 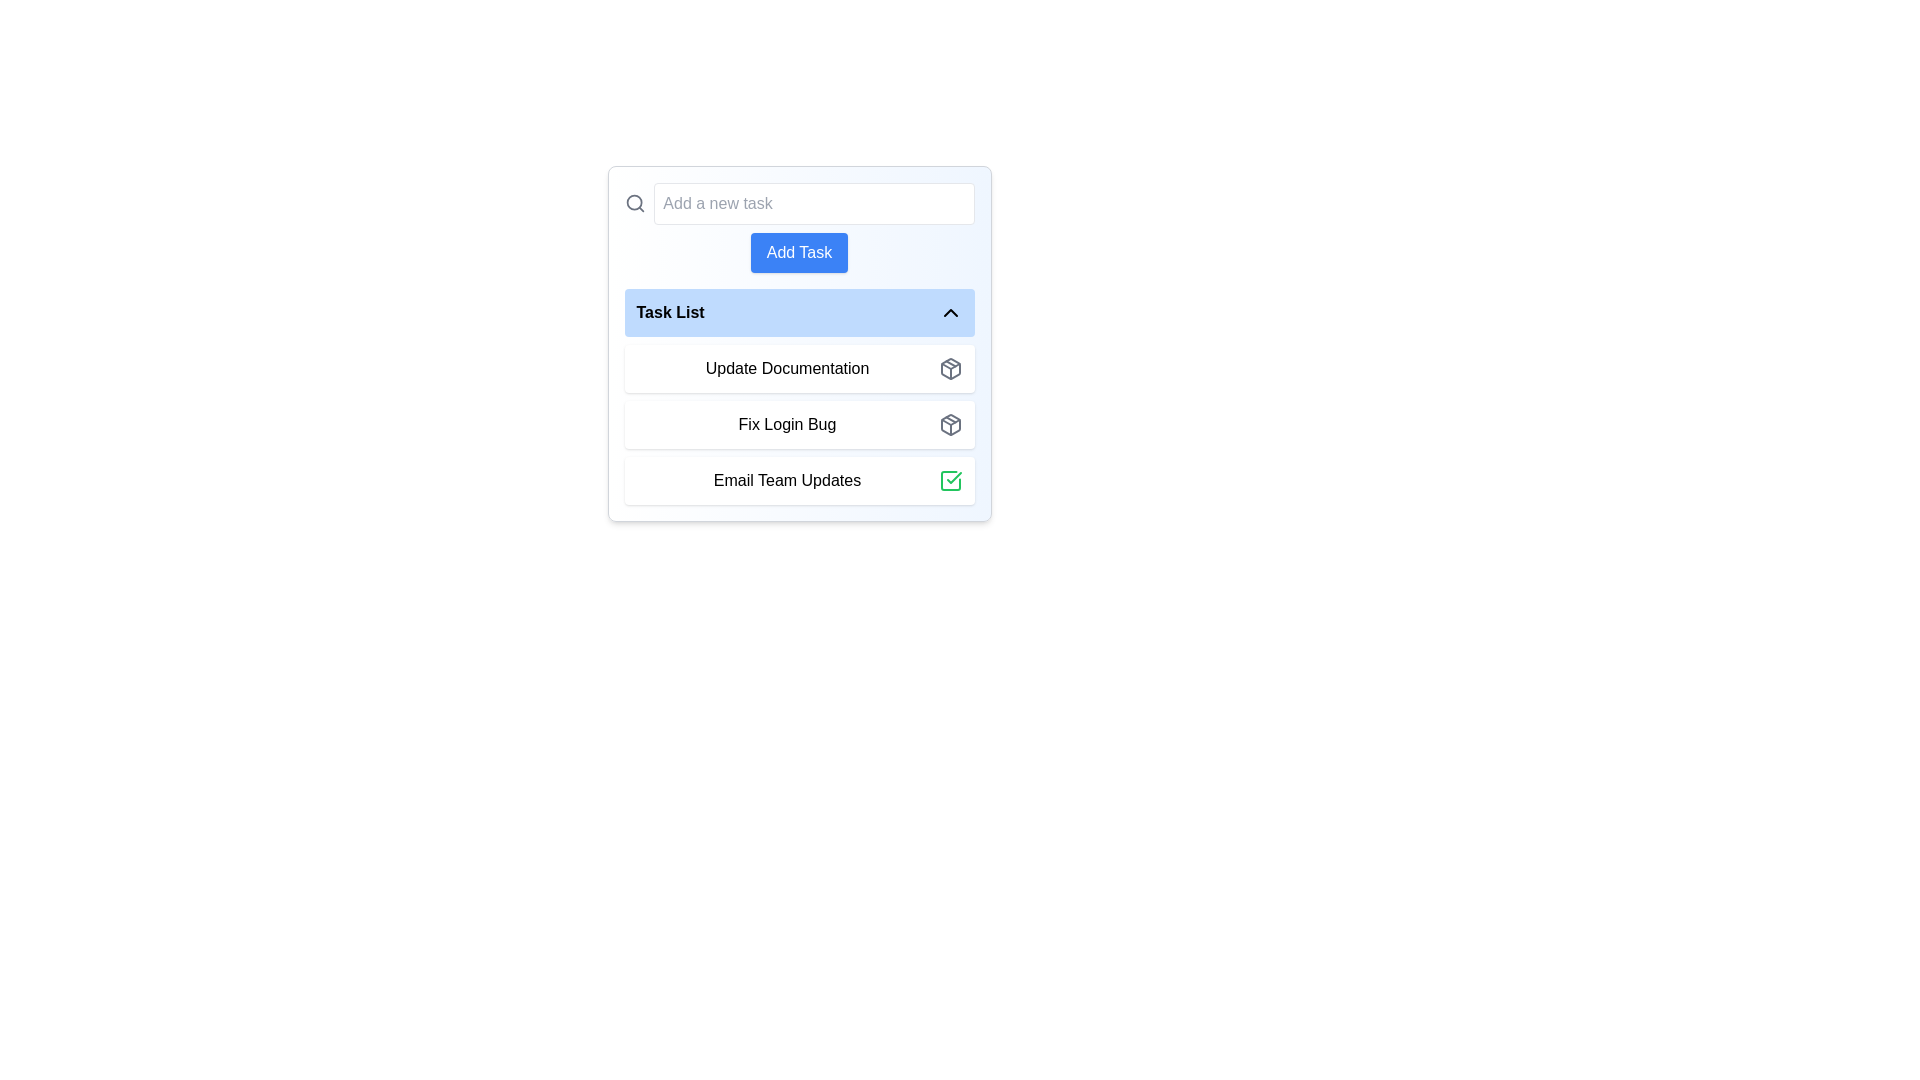 What do you see at coordinates (786, 369) in the screenshot?
I see `the text label displaying 'Update Documentation' which is part of the first item in the 'Task List' vertical list structure` at bounding box center [786, 369].